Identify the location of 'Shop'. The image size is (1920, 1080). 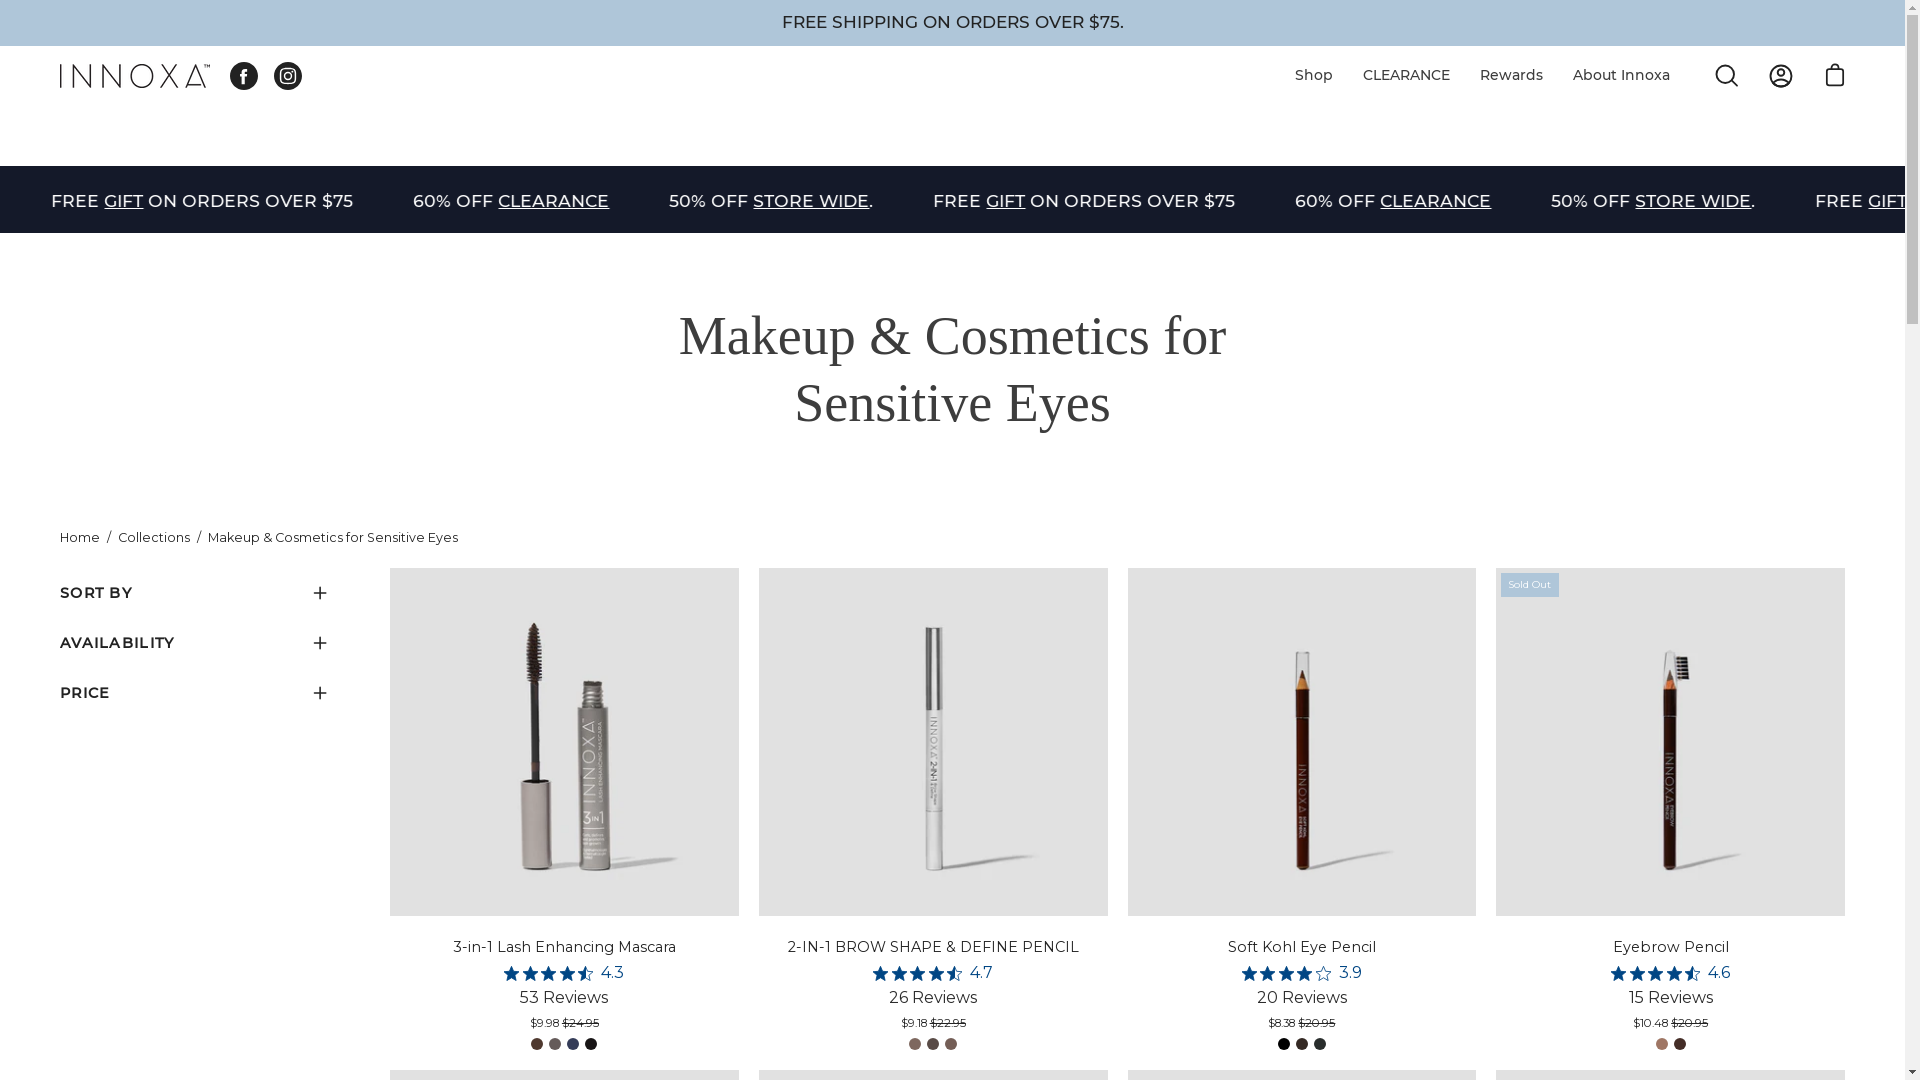
(1314, 74).